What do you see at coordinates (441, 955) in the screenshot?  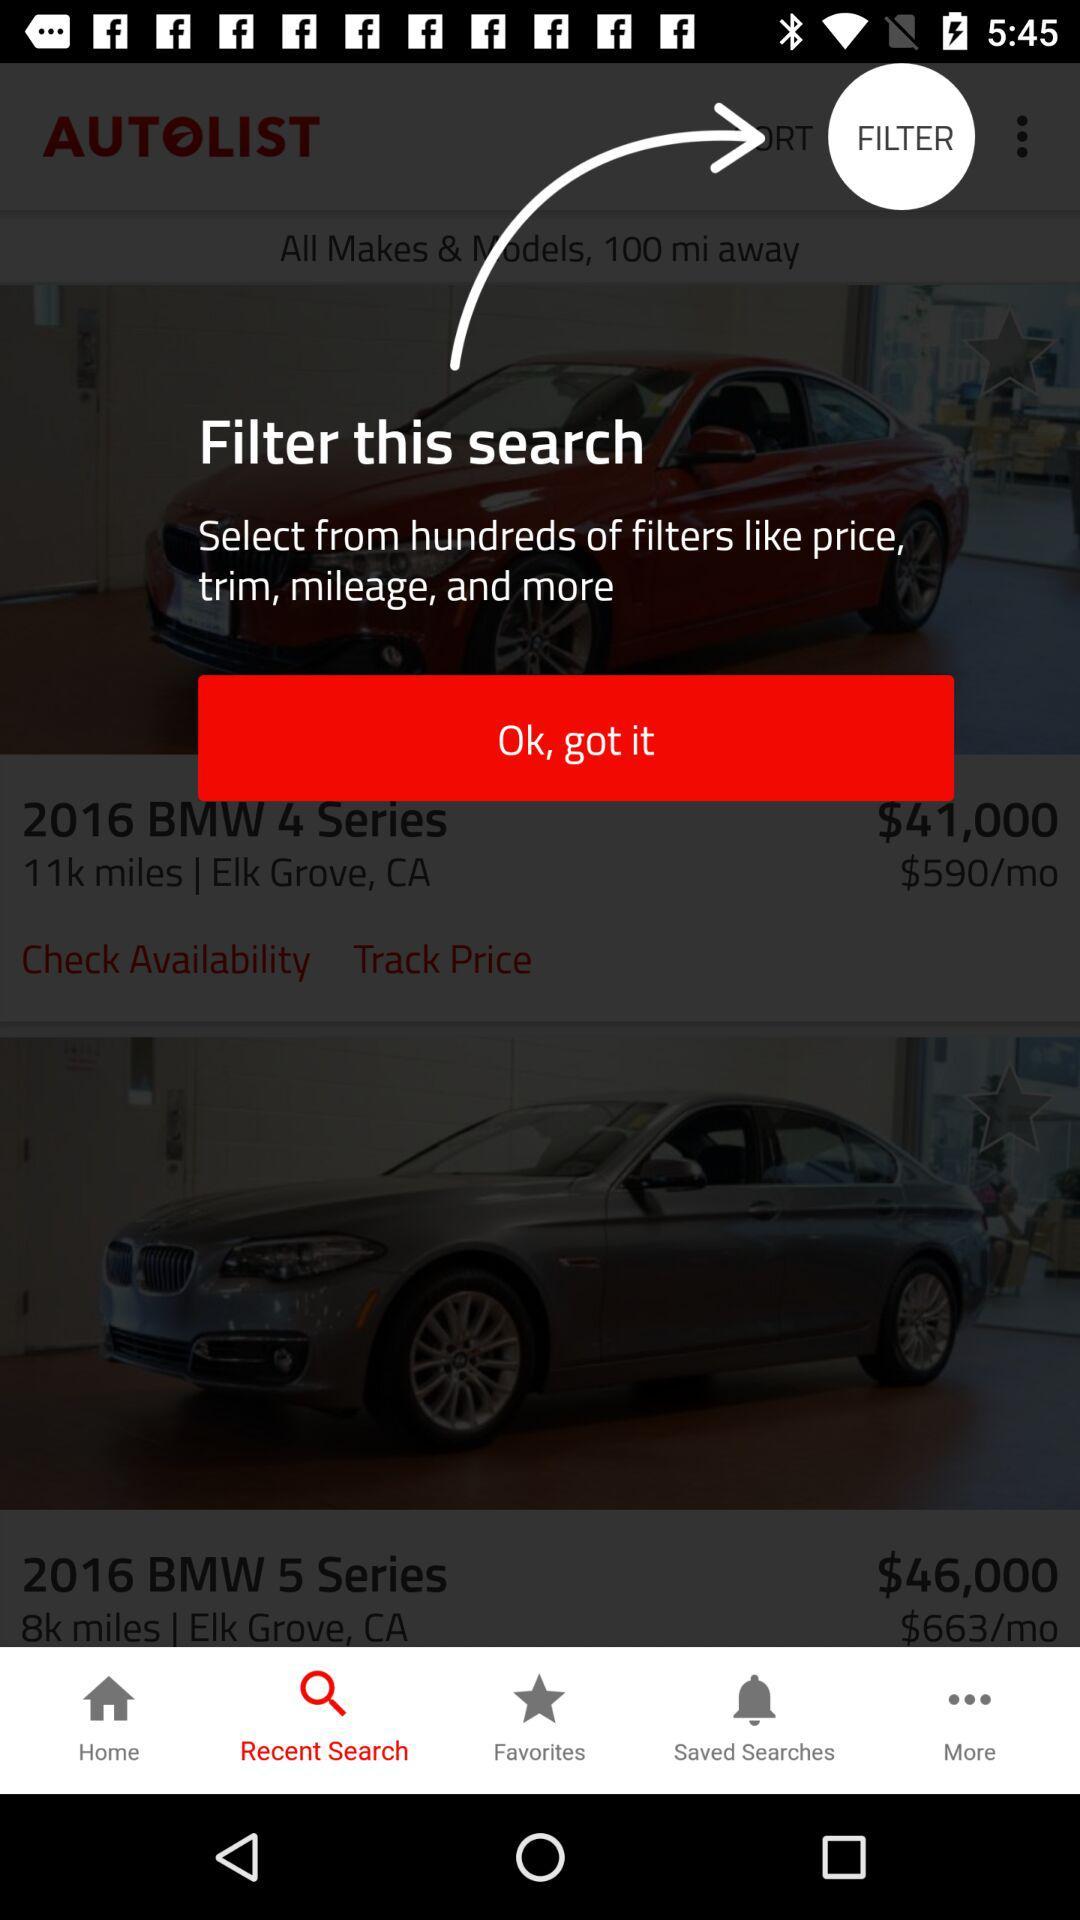 I see `icon to the left of $590/mo` at bounding box center [441, 955].